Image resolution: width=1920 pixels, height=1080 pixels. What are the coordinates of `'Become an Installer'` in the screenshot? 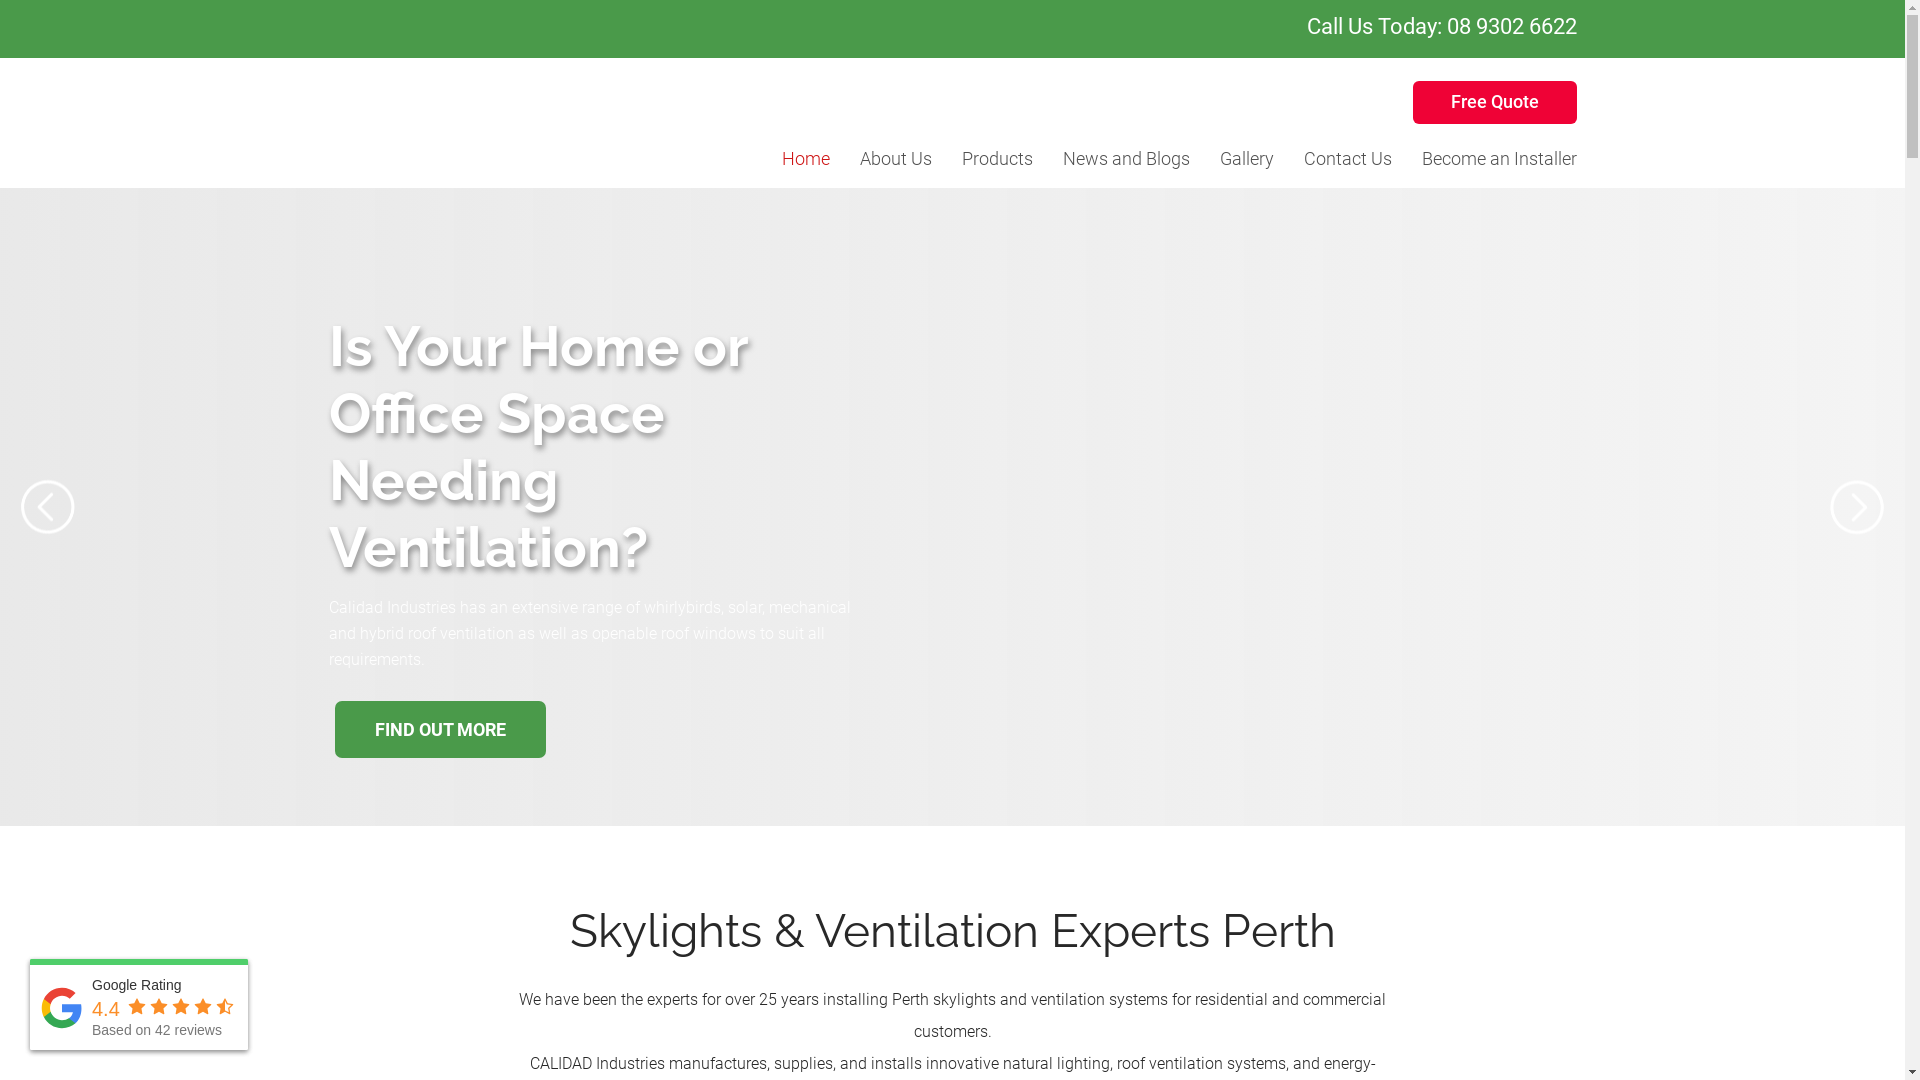 It's located at (1499, 157).